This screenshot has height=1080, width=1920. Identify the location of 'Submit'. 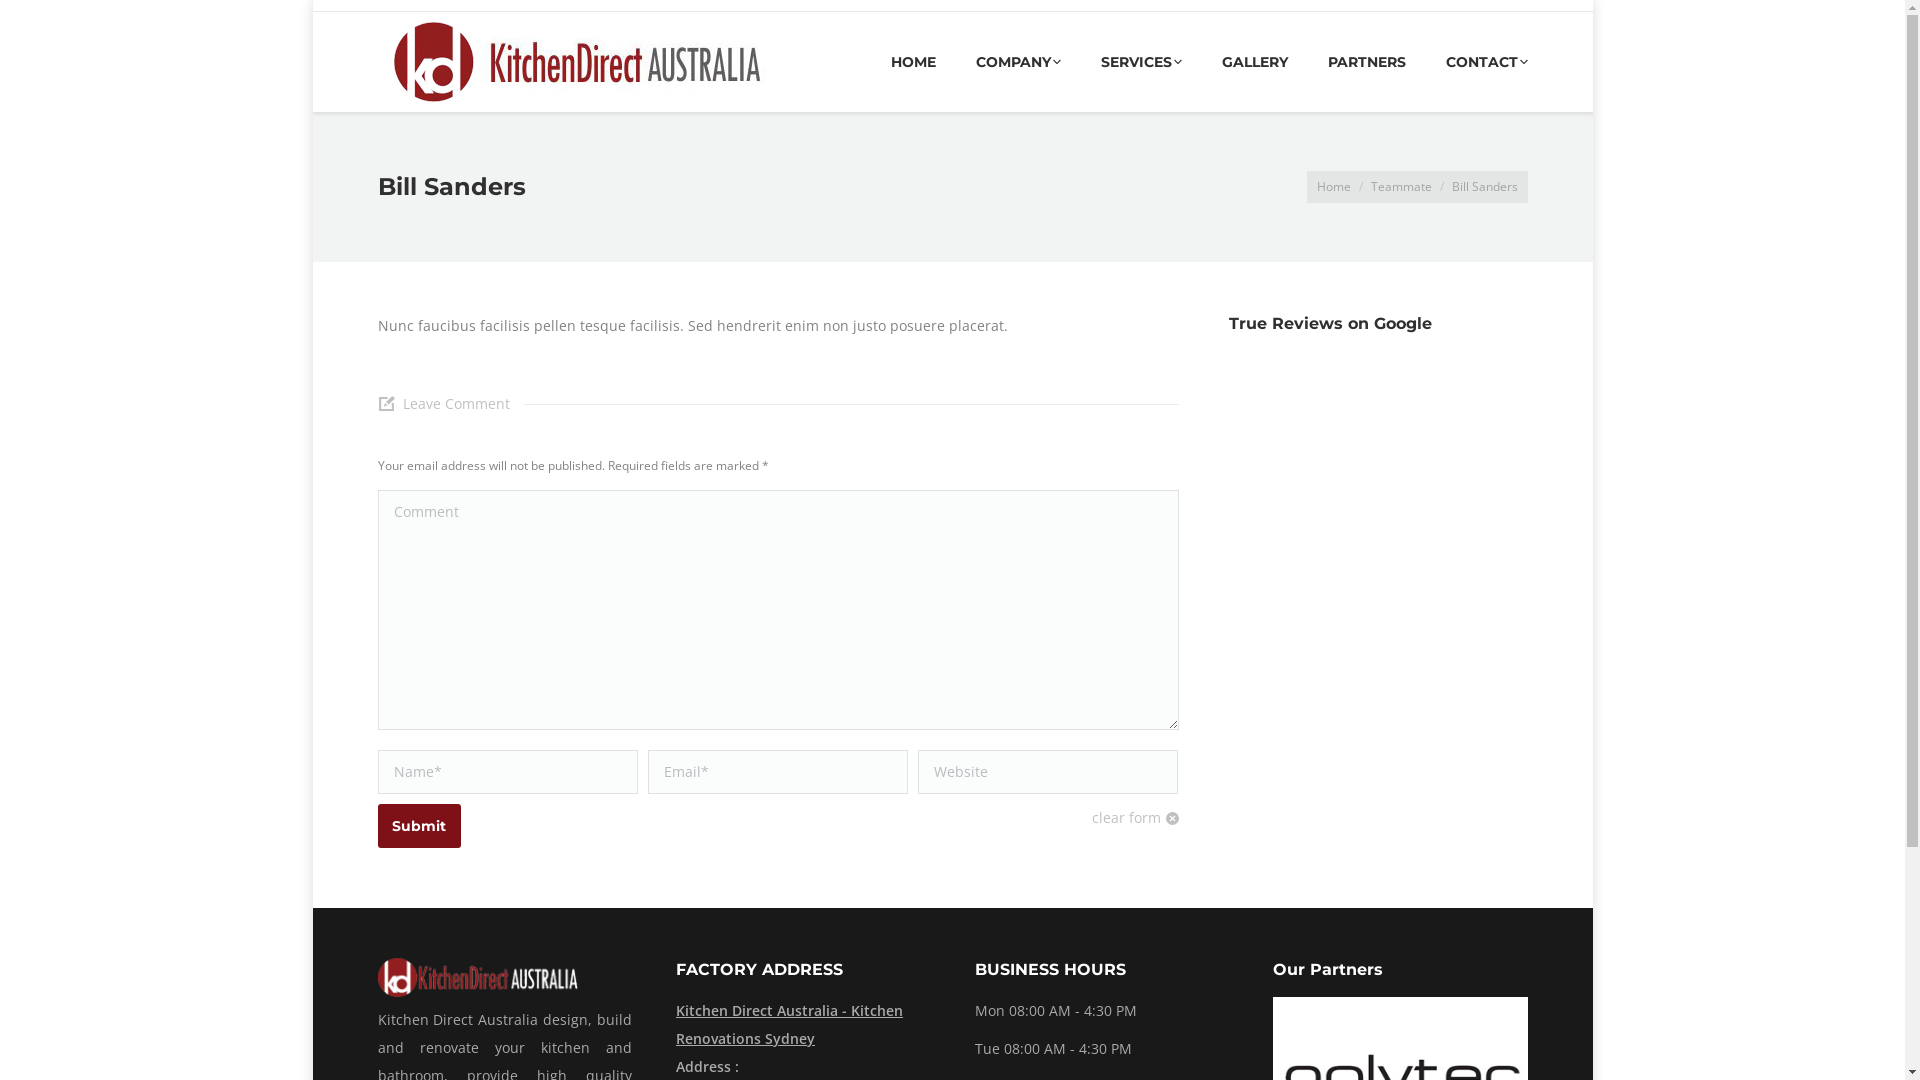
(418, 825).